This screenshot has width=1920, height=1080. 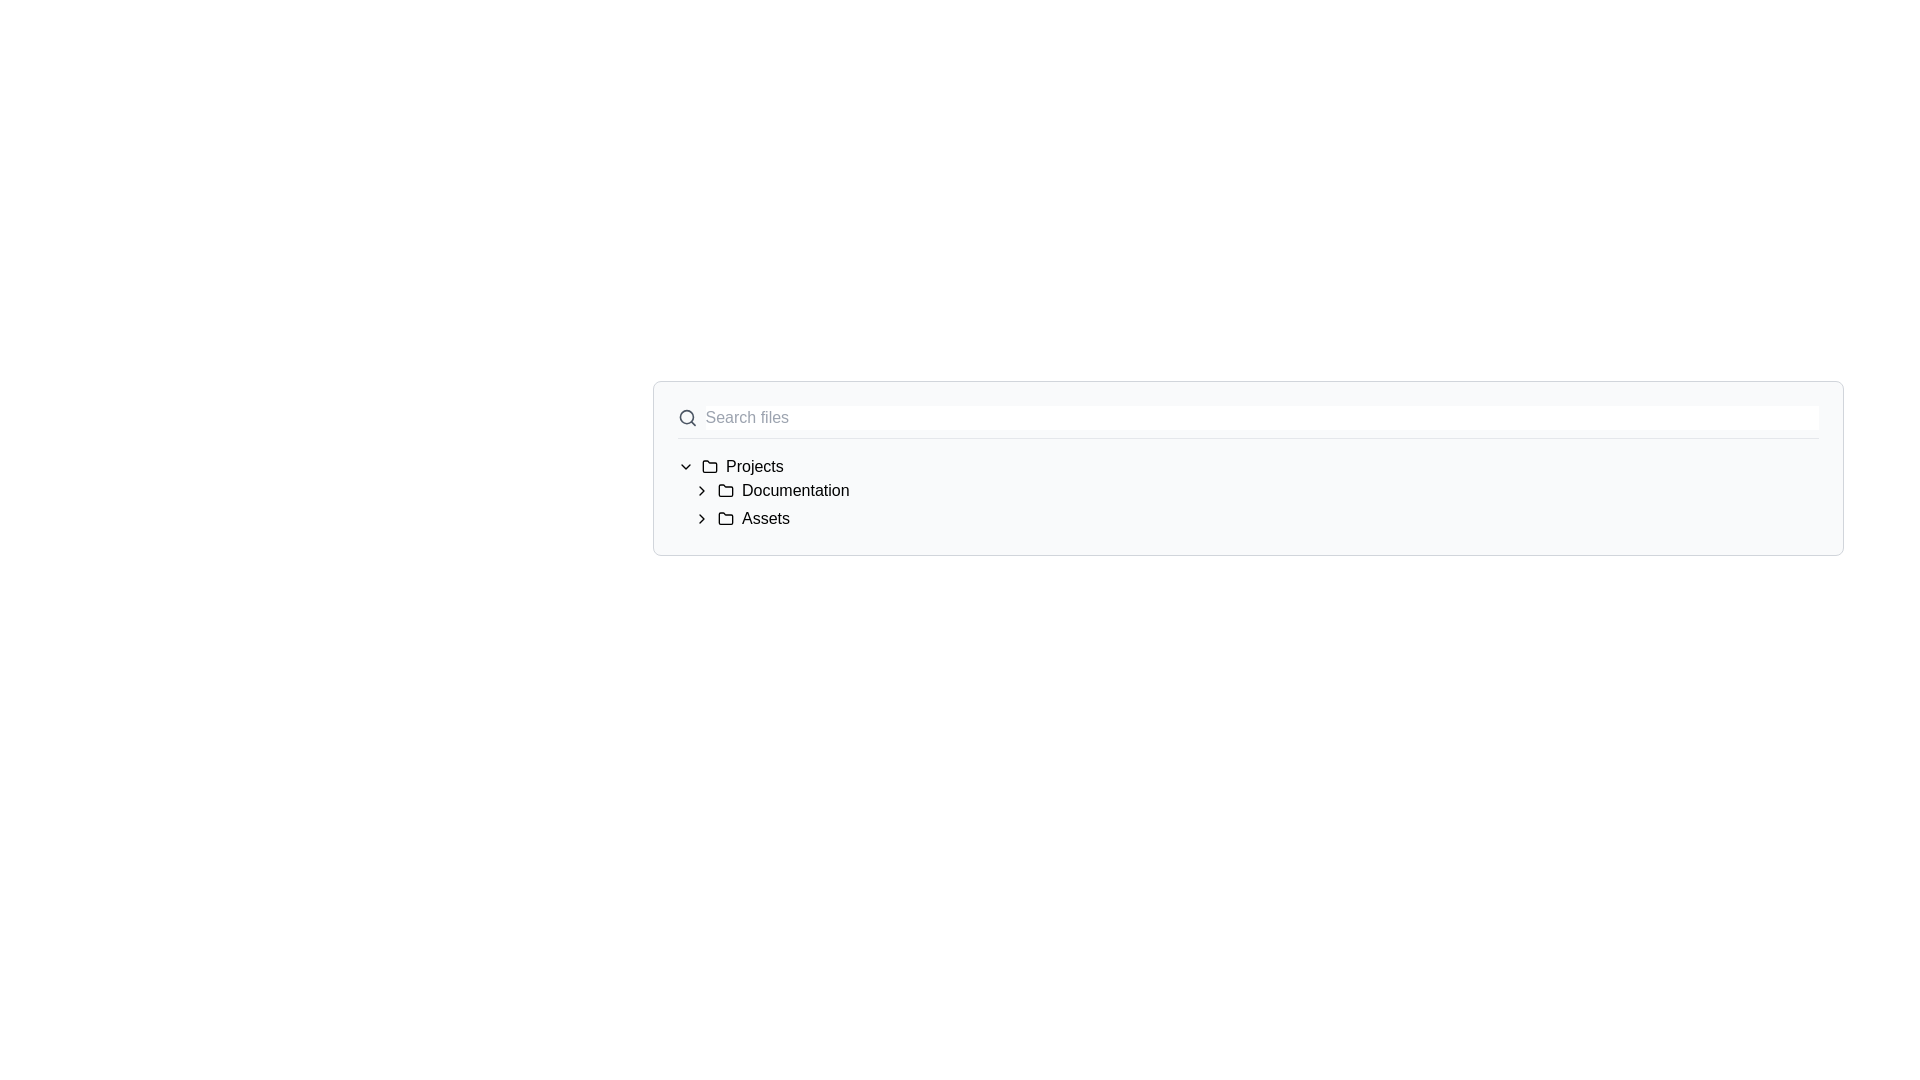 What do you see at coordinates (686, 416) in the screenshot?
I see `the circular SVG element representing the search function, which is part of a larger SVG icon in the upper-left section of the interface` at bounding box center [686, 416].